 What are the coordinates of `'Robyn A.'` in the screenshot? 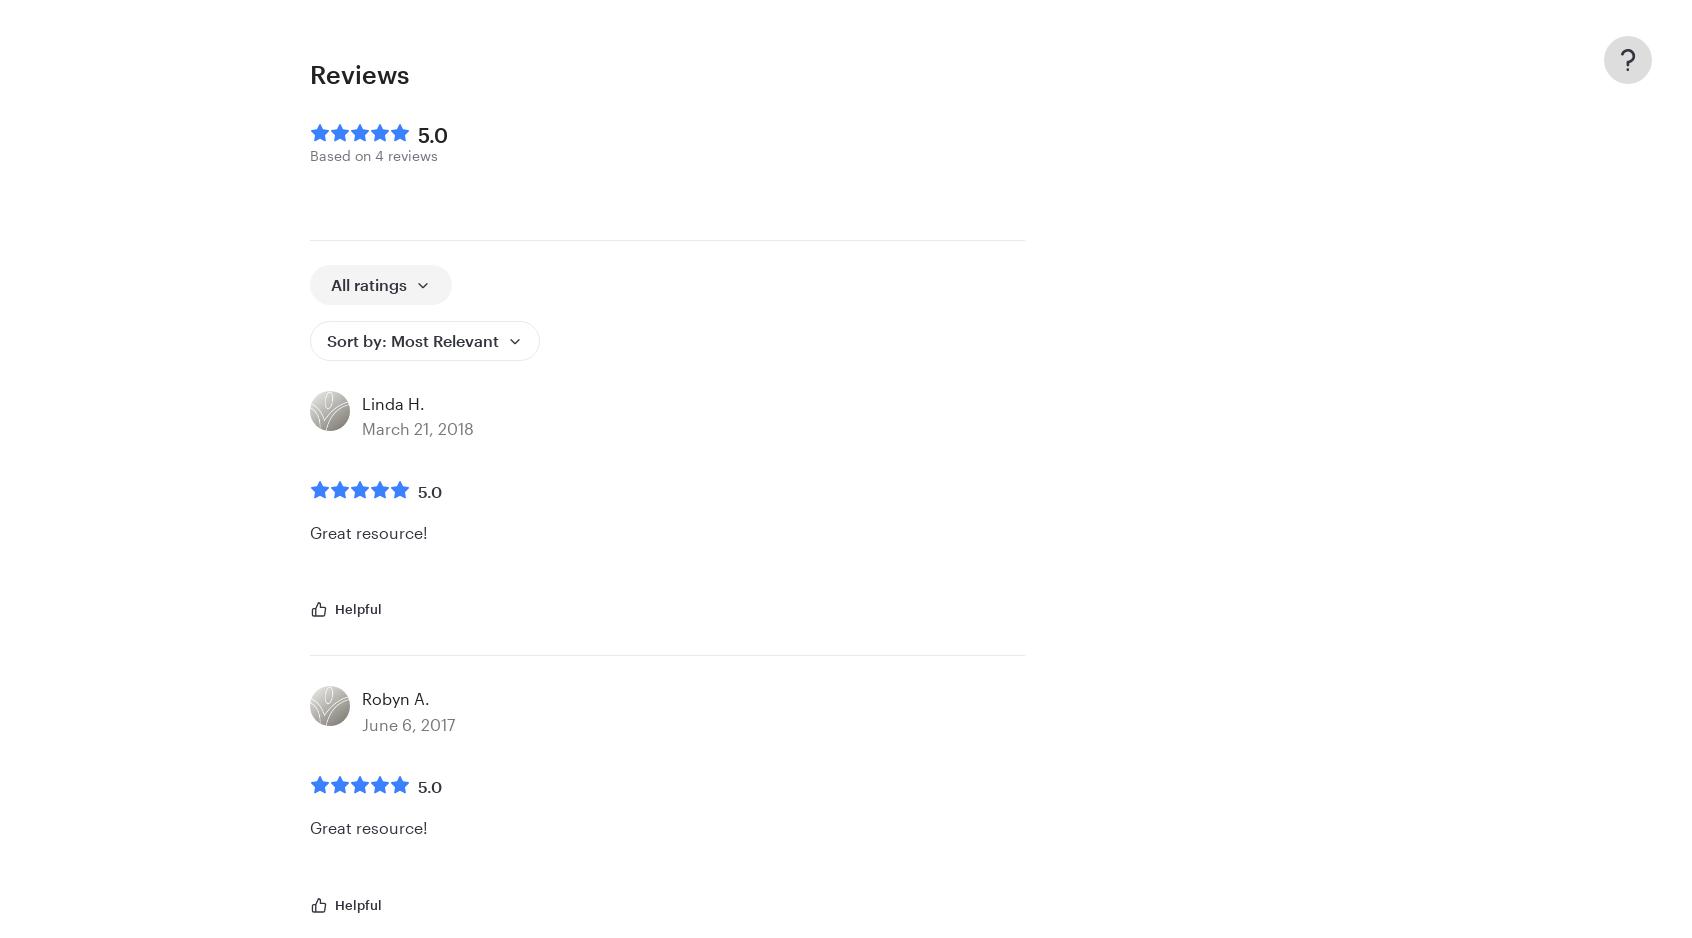 It's located at (395, 698).